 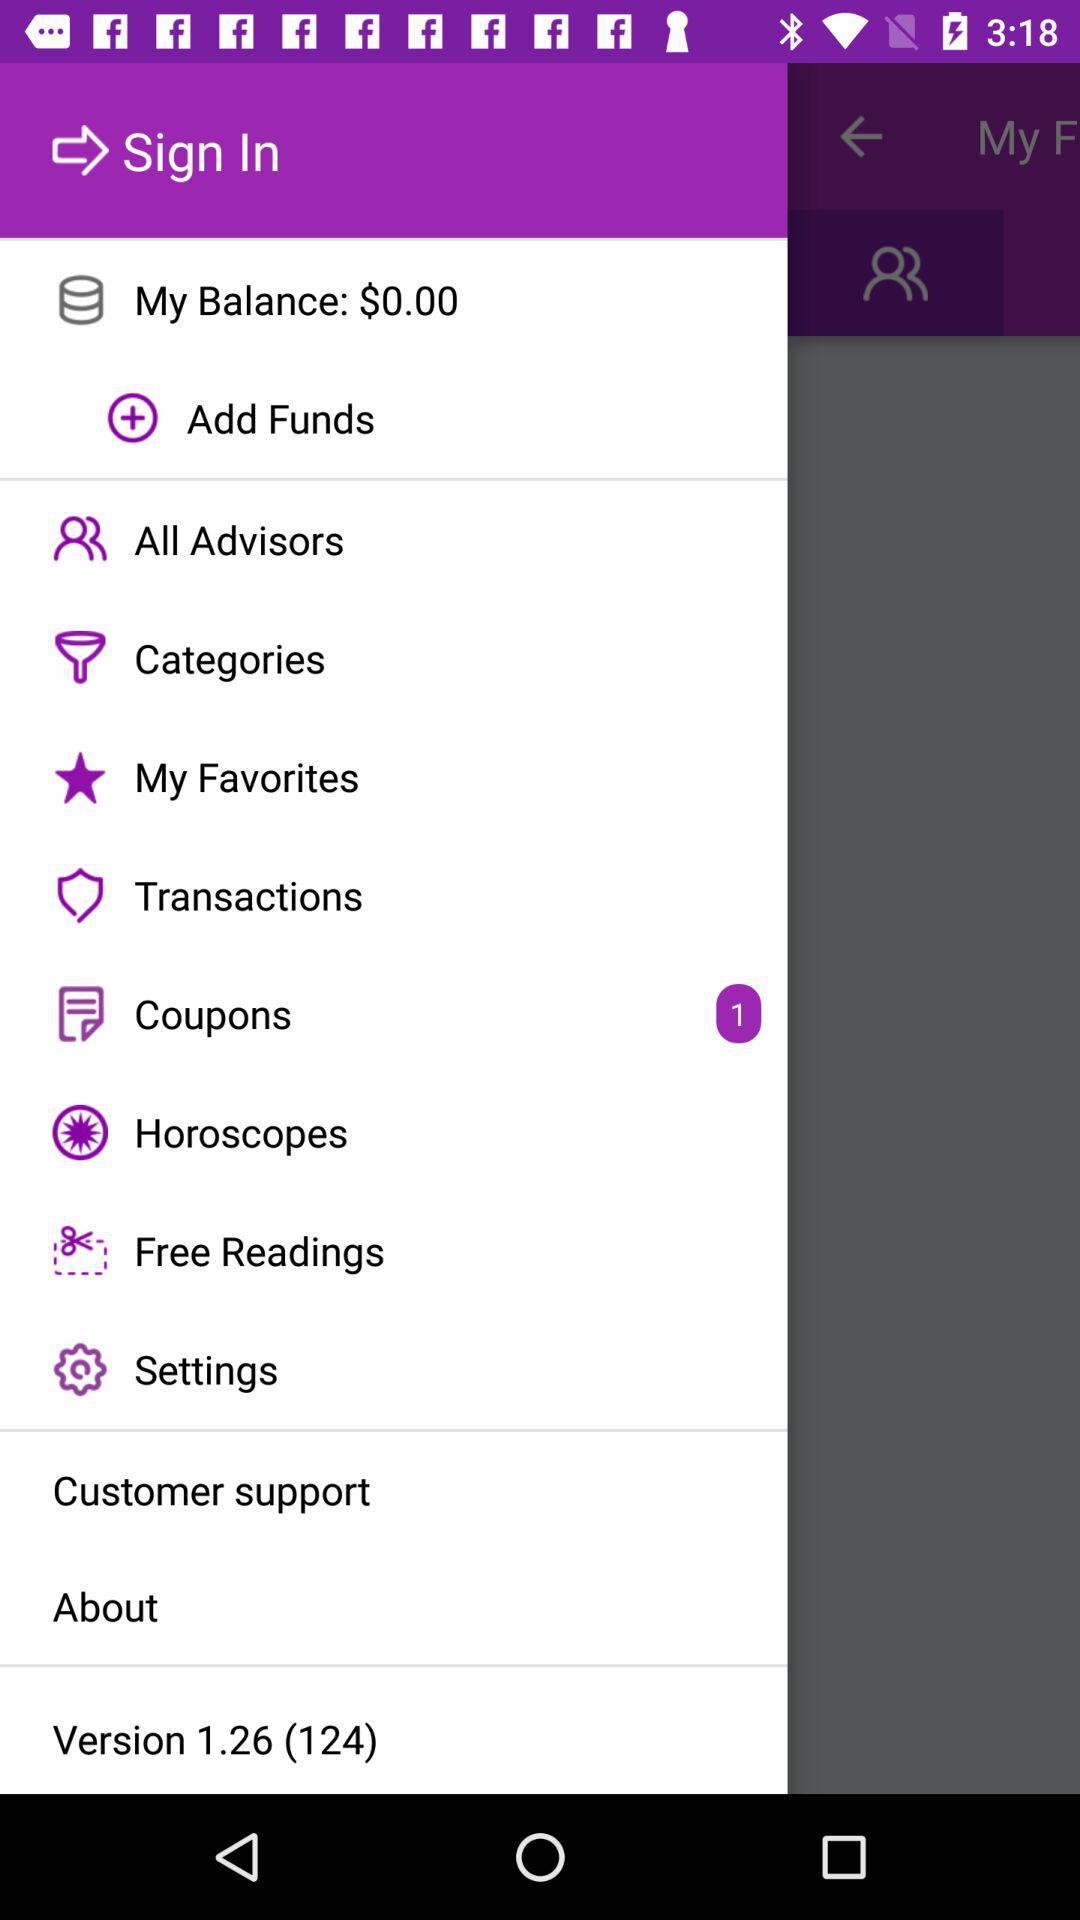 I want to click on the add funds item, so click(x=393, y=417).